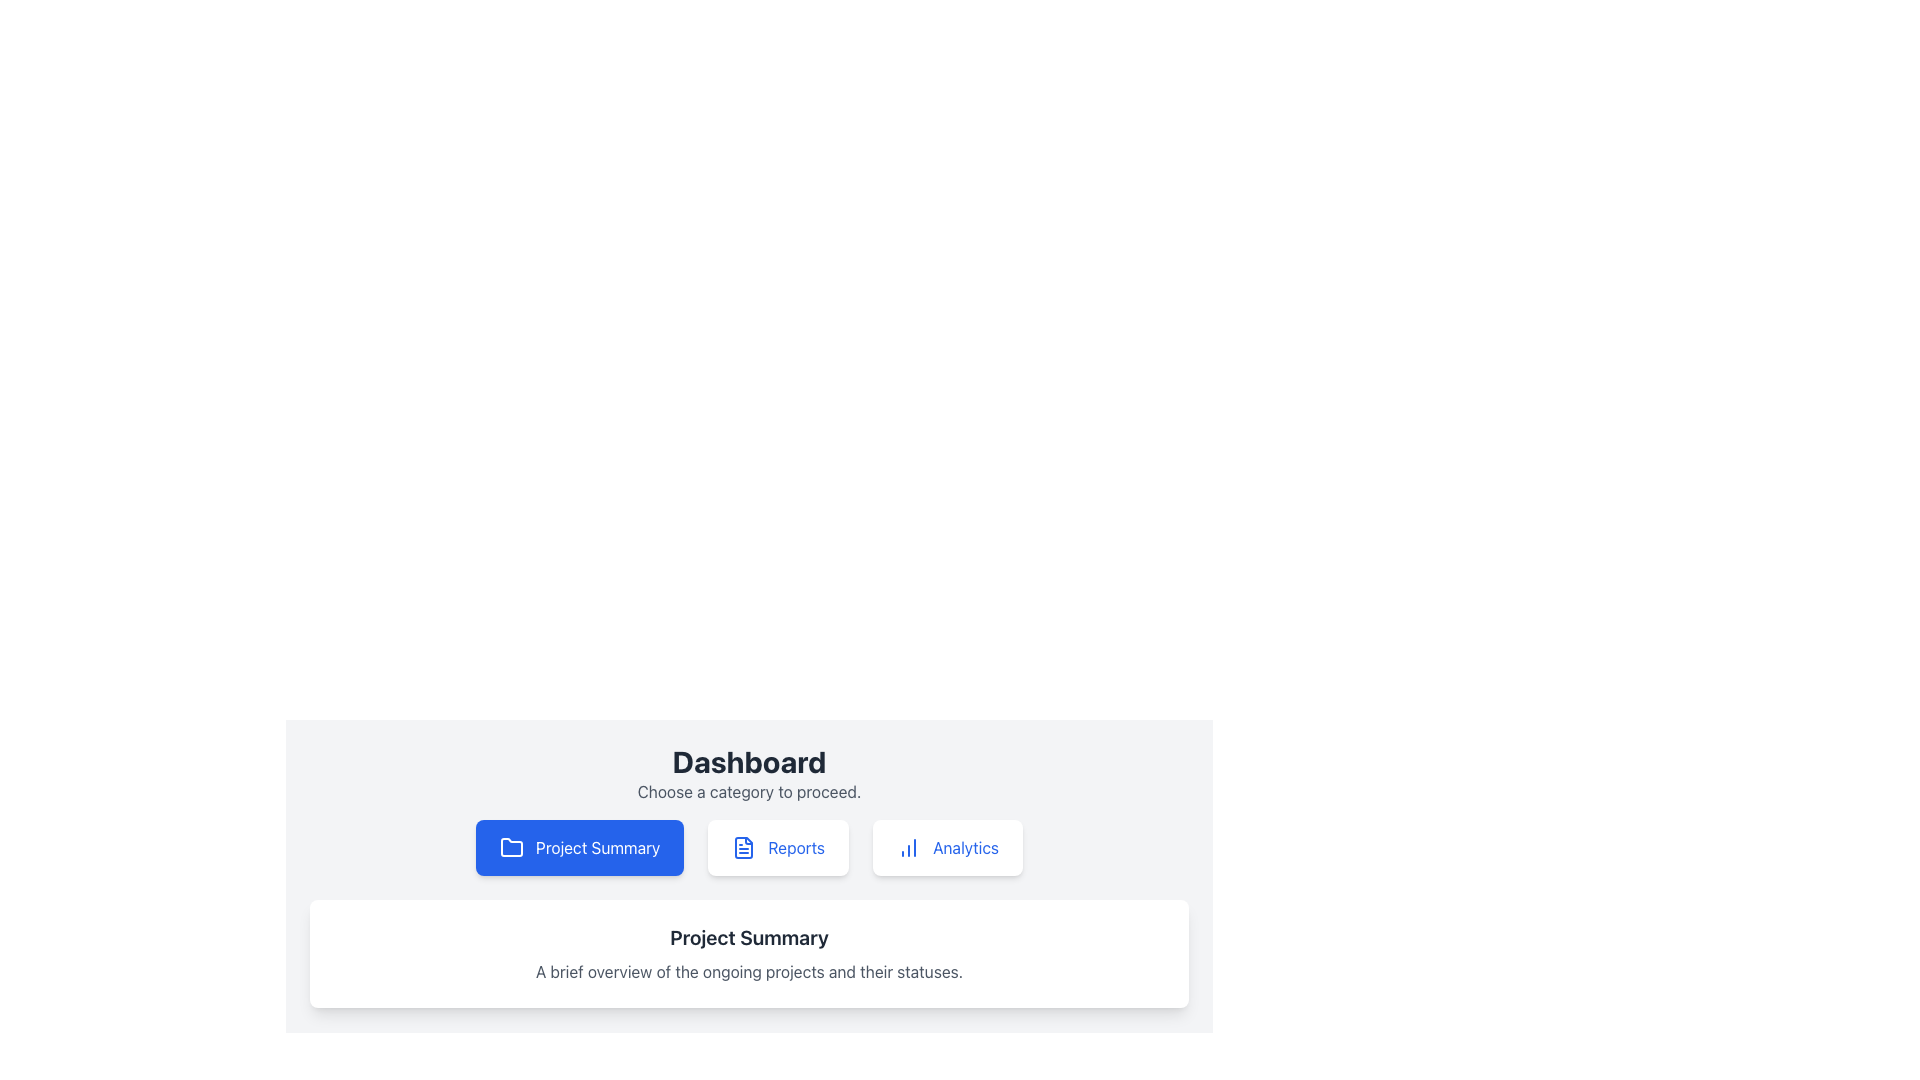  What do you see at coordinates (597, 848) in the screenshot?
I see `the static text component labeled 'Project Summary', which is displayed in white on a blue background to the right of a folder icon in the top-left part of the horizontal menu bar` at bounding box center [597, 848].